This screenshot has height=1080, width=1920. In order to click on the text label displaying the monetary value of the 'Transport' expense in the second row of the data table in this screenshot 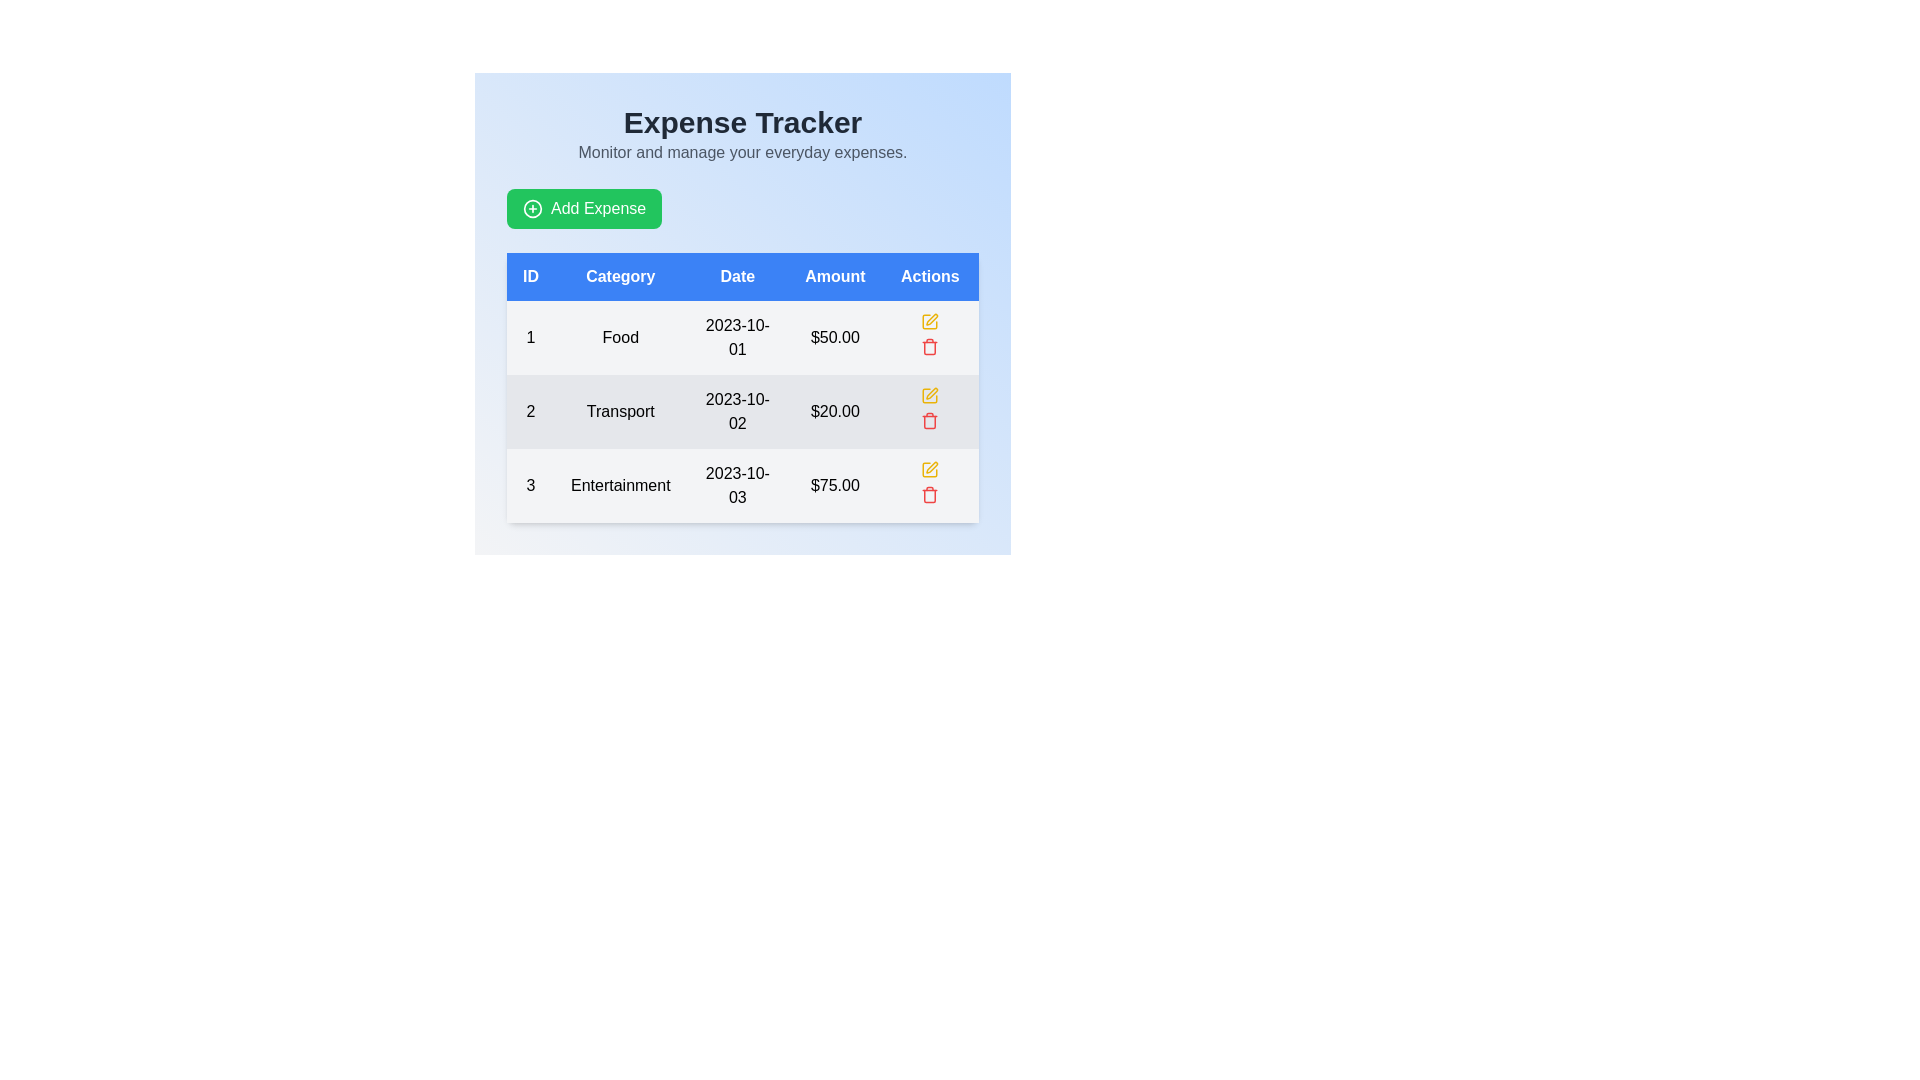, I will do `click(835, 411)`.